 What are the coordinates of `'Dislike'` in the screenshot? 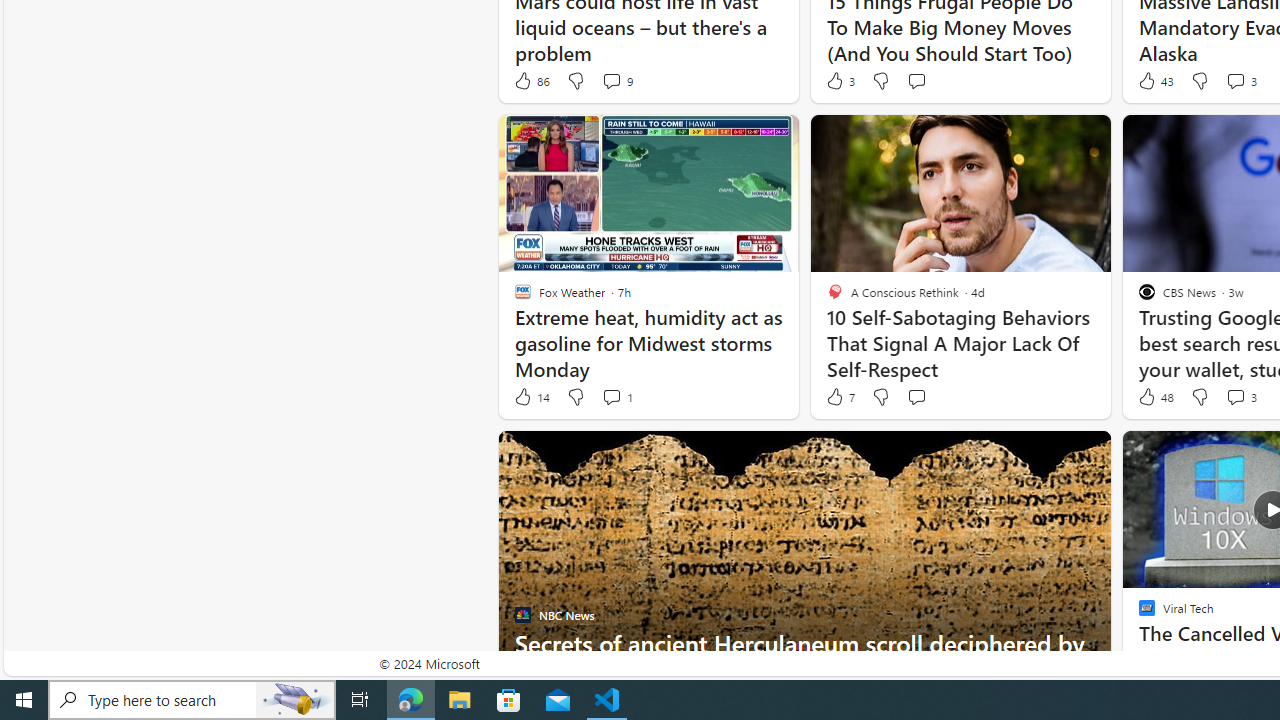 It's located at (1200, 397).